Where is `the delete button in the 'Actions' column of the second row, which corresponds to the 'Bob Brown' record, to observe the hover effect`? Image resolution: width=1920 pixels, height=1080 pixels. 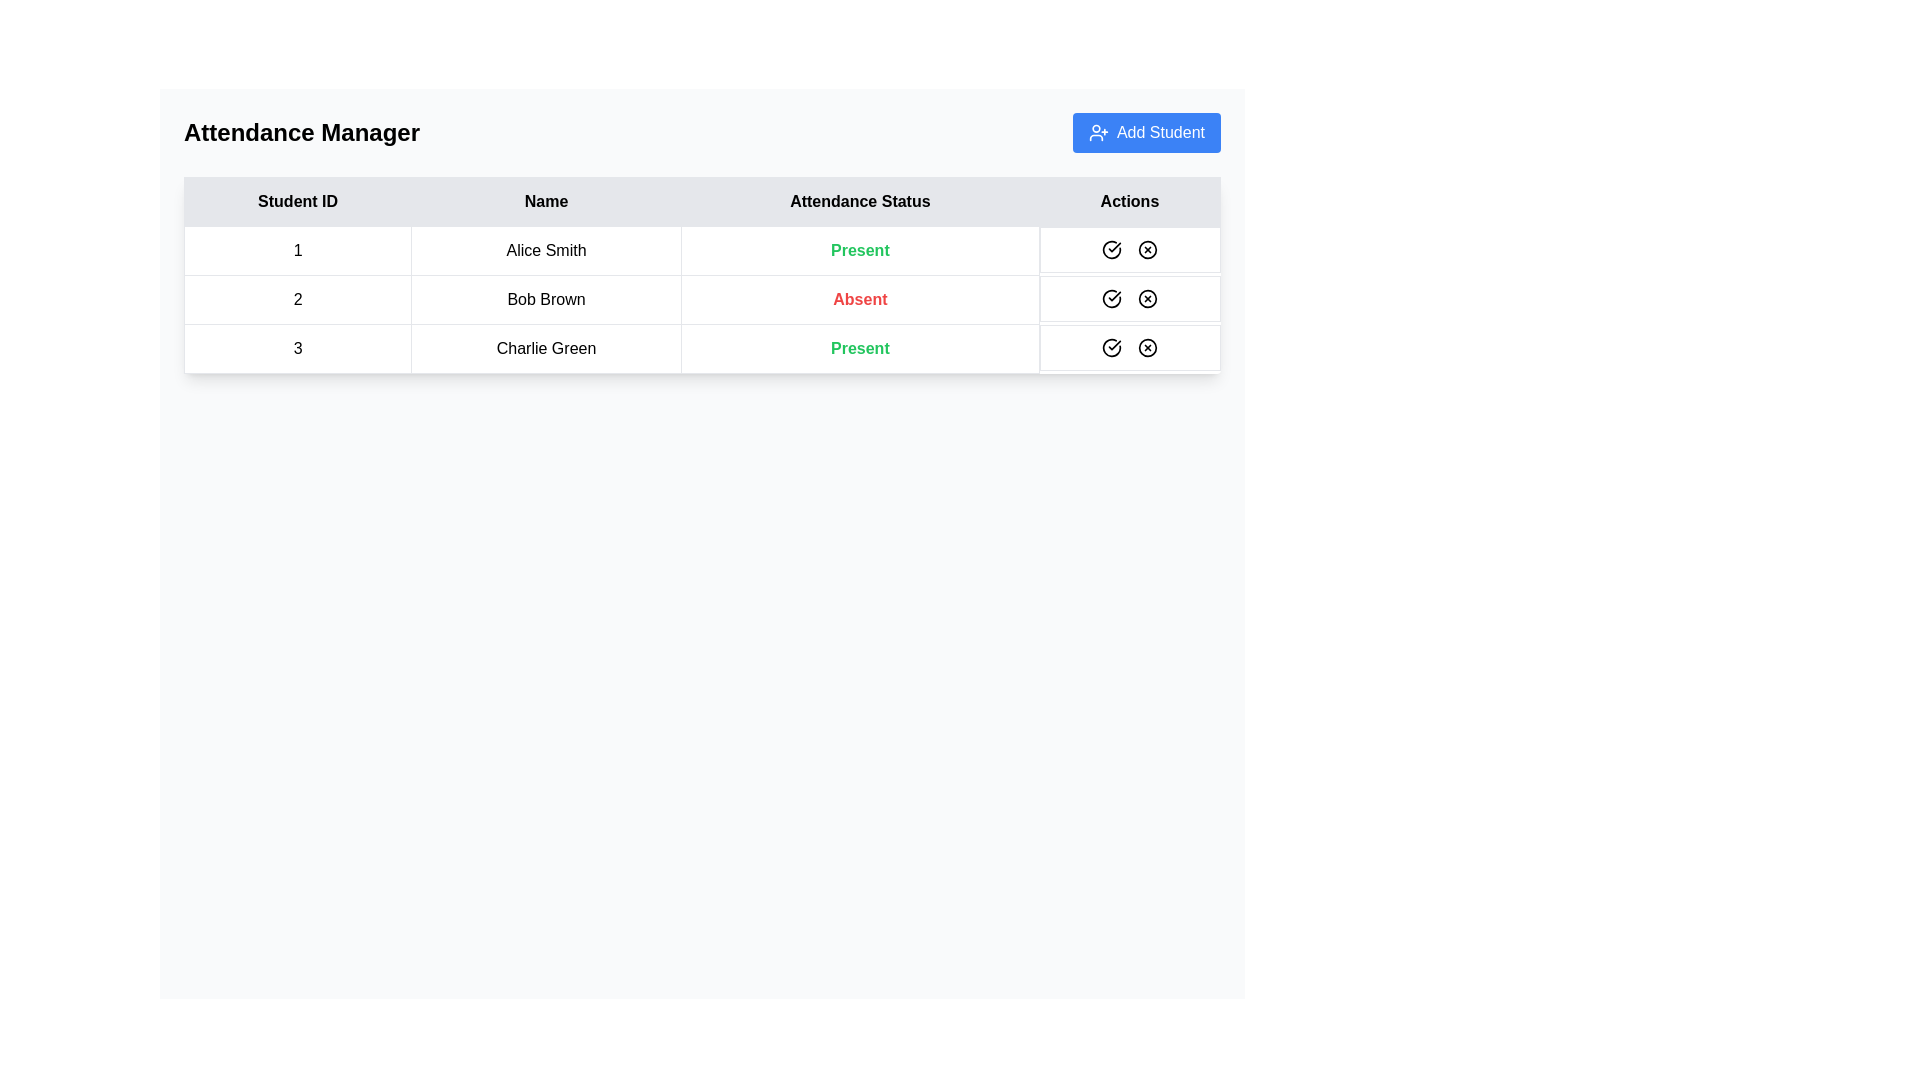 the delete button in the 'Actions' column of the second row, which corresponds to the 'Bob Brown' record, to observe the hover effect is located at coordinates (1148, 298).